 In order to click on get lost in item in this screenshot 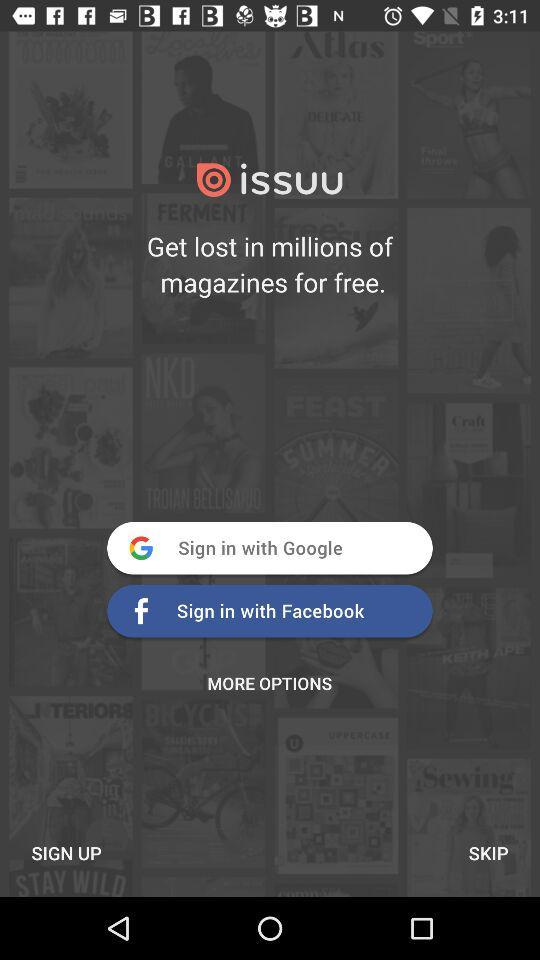, I will do `click(270, 263)`.